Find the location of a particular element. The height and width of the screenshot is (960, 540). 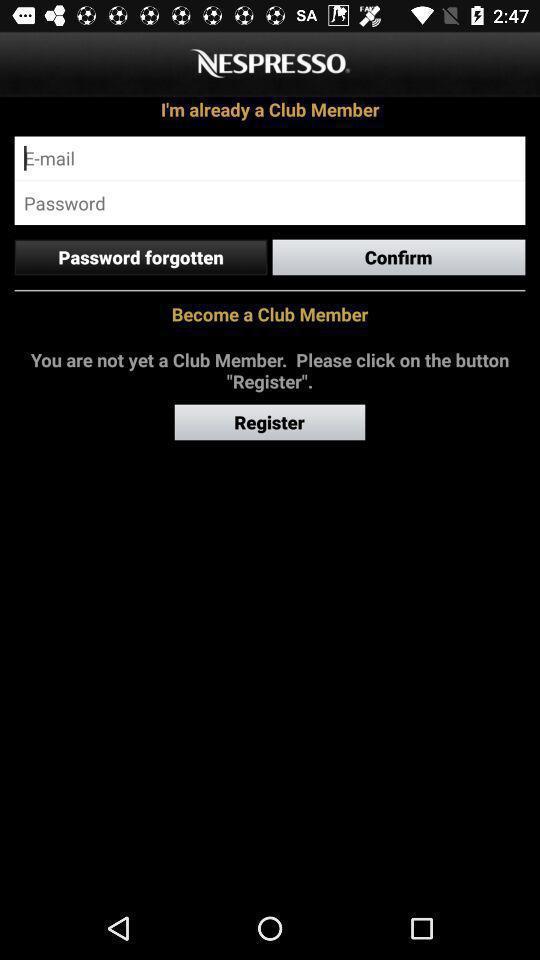

e-mail is located at coordinates (270, 157).